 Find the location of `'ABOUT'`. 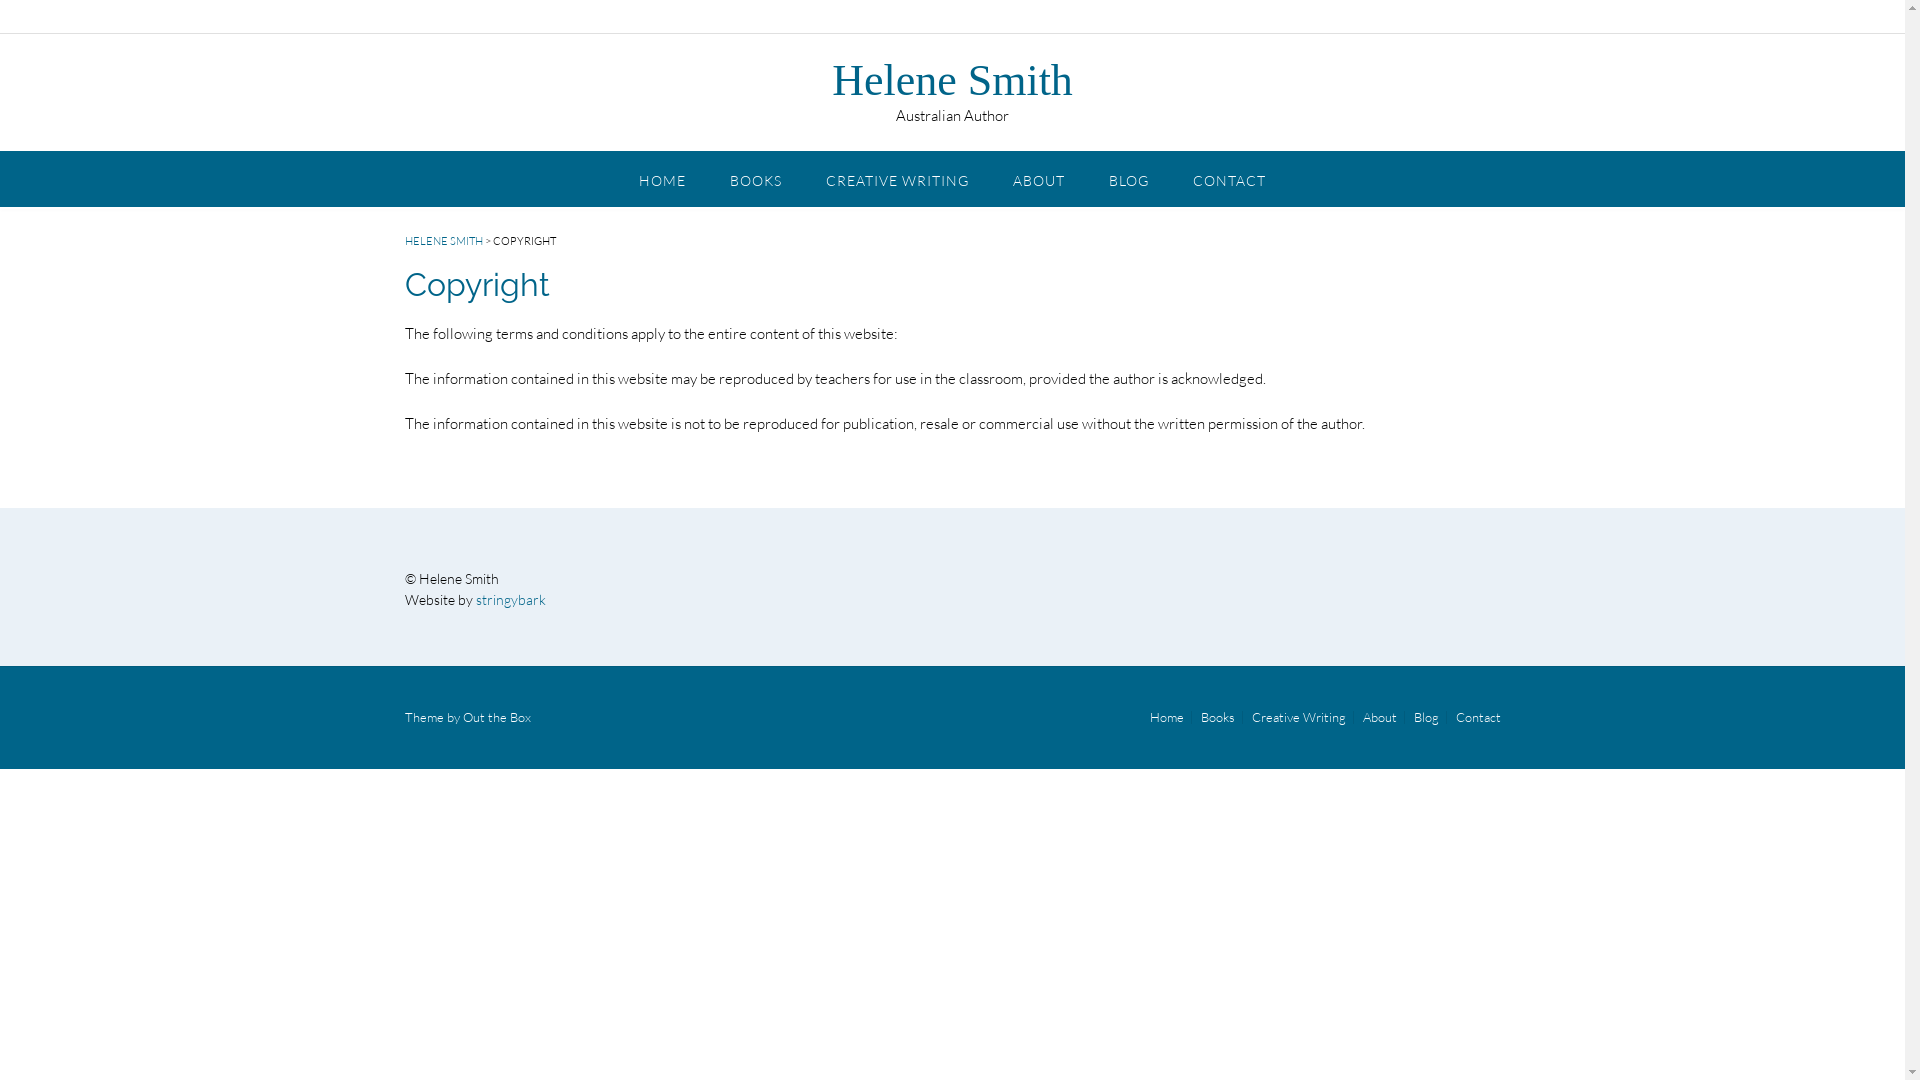

'ABOUT' is located at coordinates (1038, 176).